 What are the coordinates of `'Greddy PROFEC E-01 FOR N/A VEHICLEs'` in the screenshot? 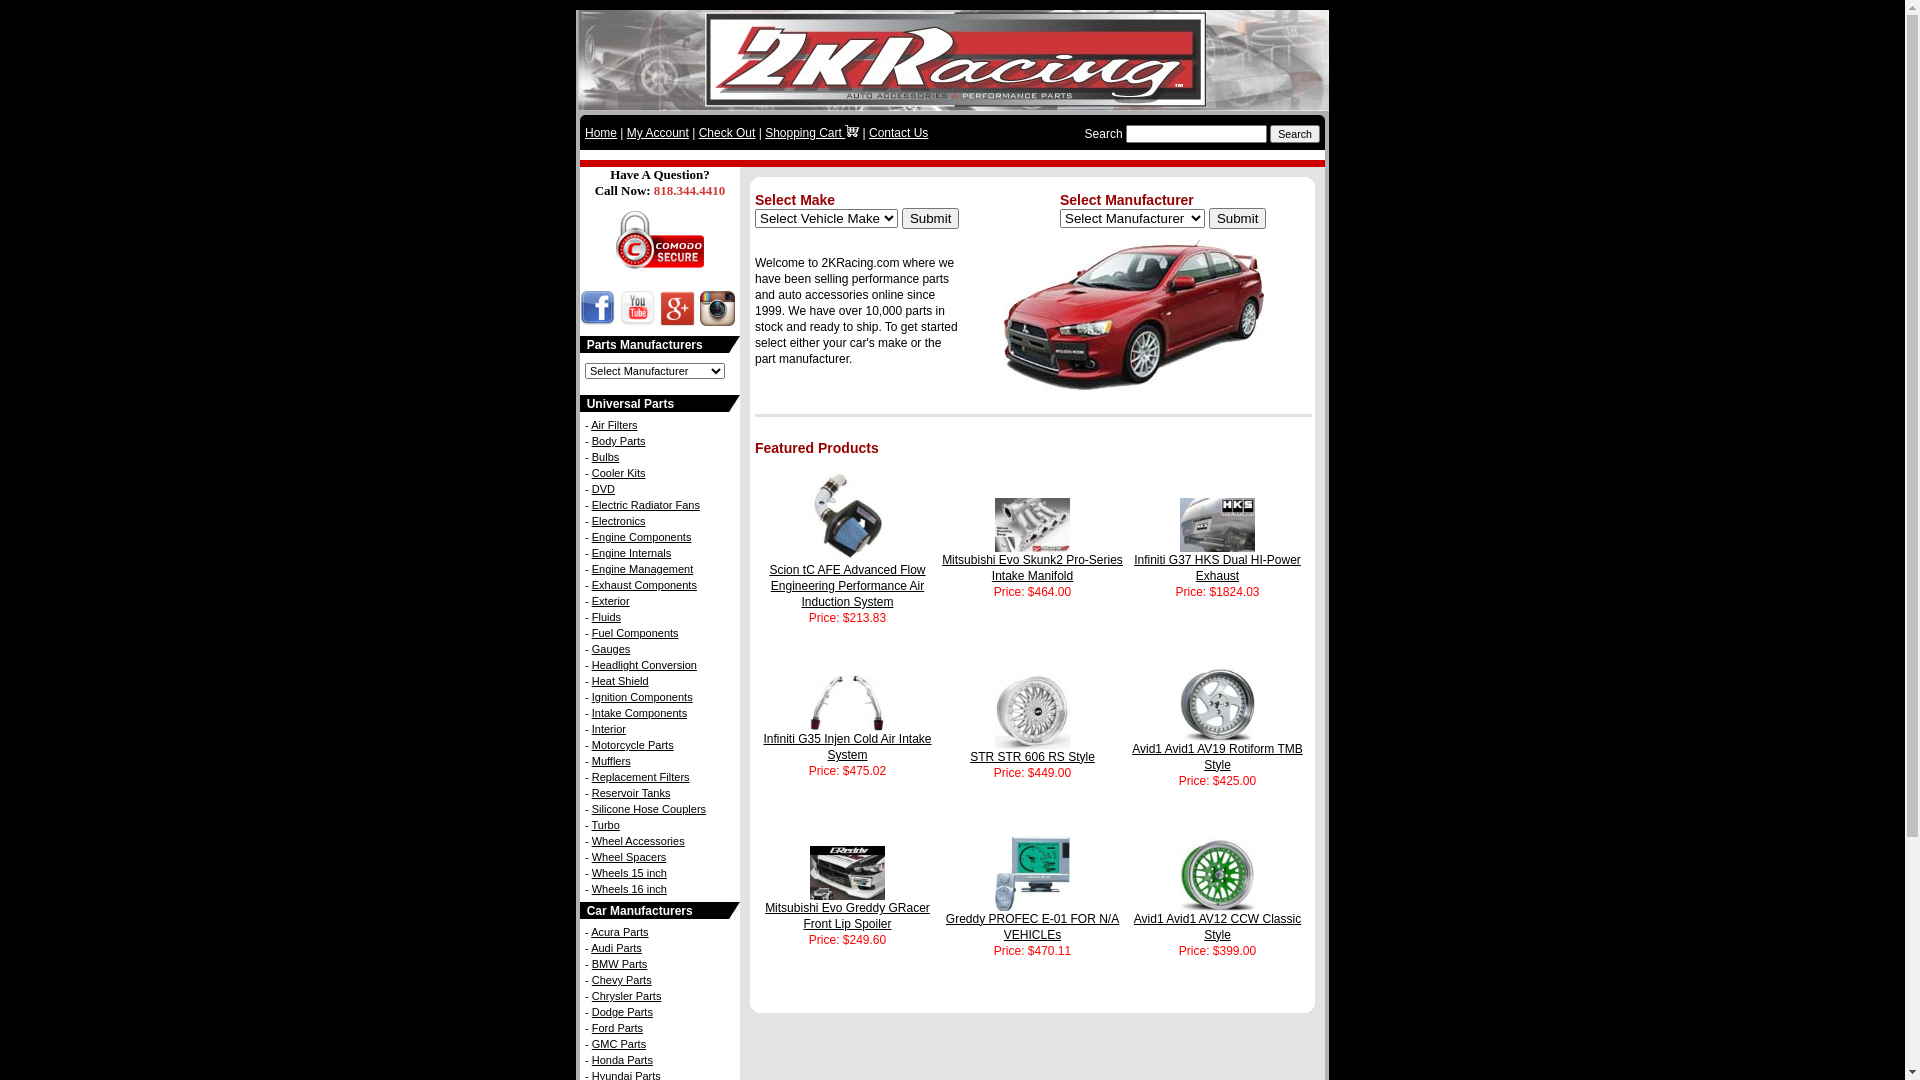 It's located at (1032, 921).